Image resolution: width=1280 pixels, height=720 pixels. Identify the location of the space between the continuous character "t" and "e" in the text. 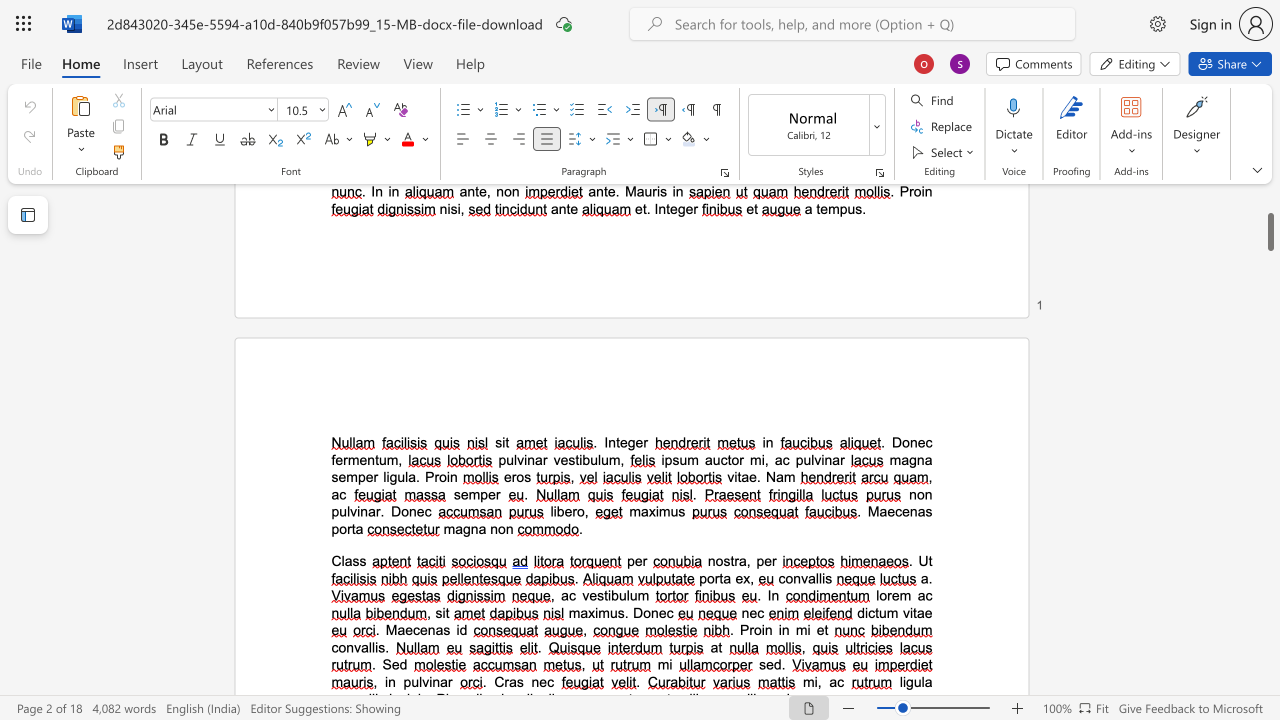
(670, 209).